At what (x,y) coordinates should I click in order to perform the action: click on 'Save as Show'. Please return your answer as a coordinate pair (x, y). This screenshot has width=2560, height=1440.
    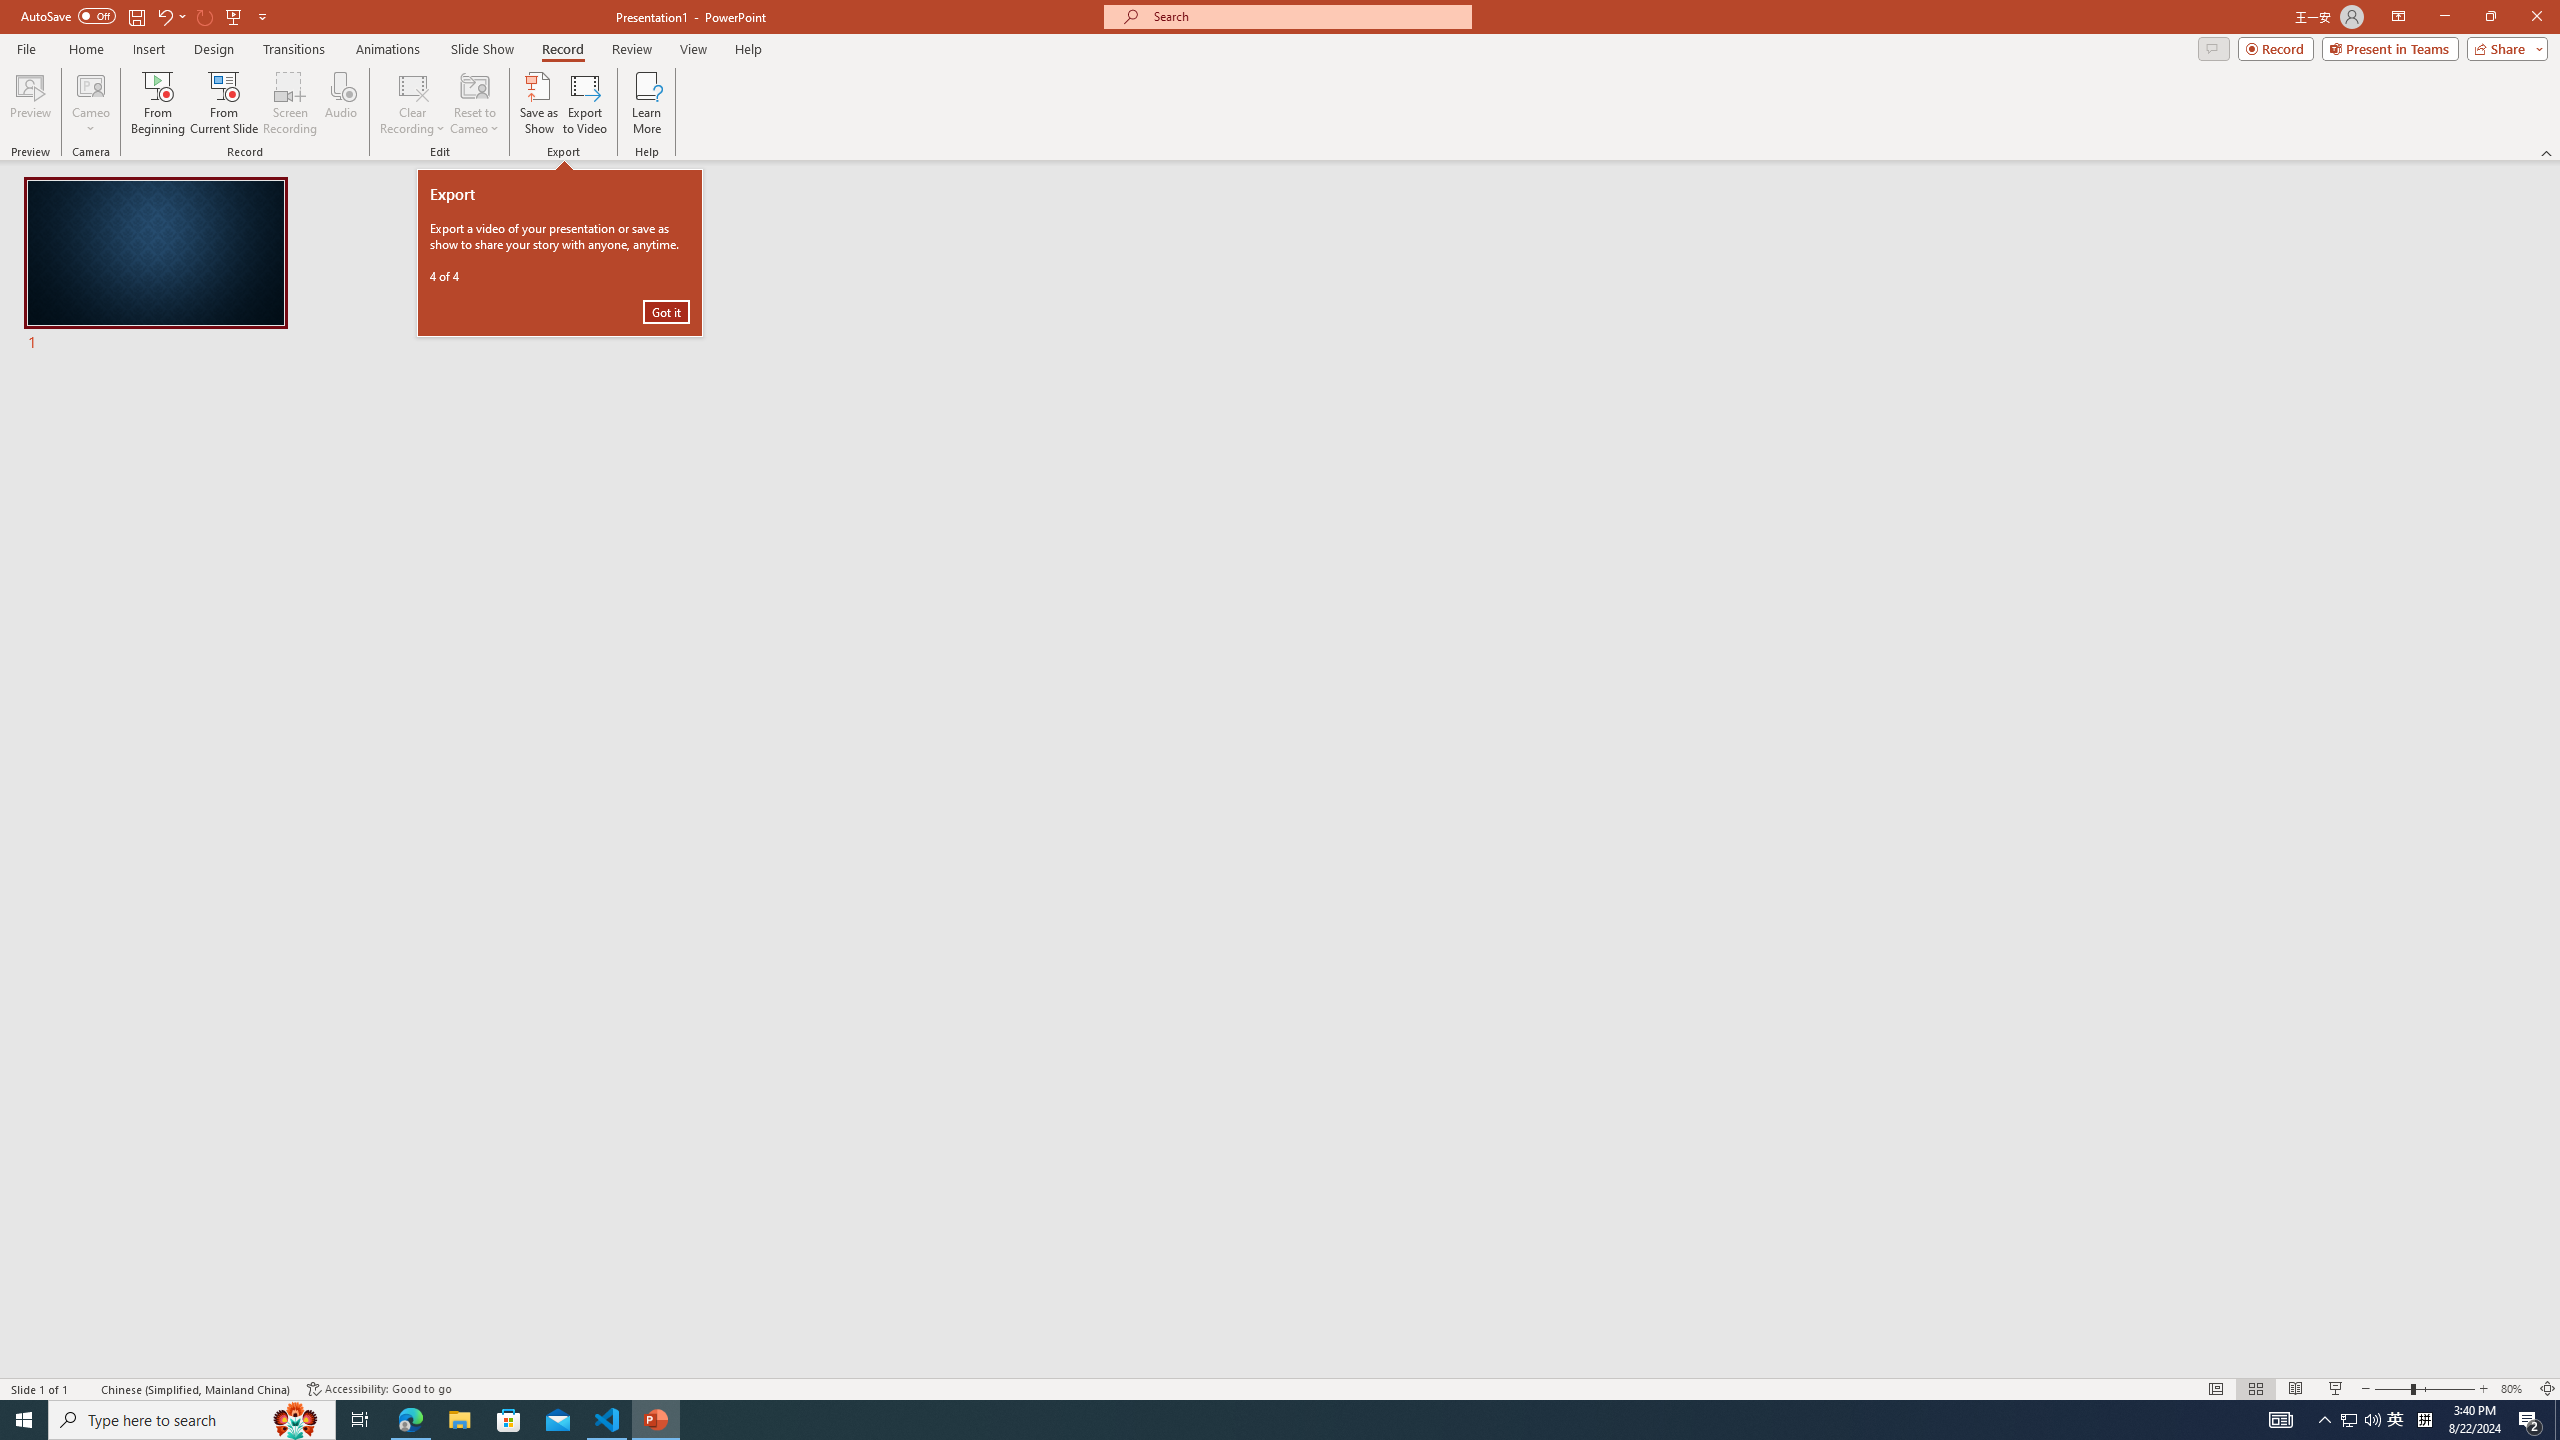
    Looking at the image, I should click on (538, 103).